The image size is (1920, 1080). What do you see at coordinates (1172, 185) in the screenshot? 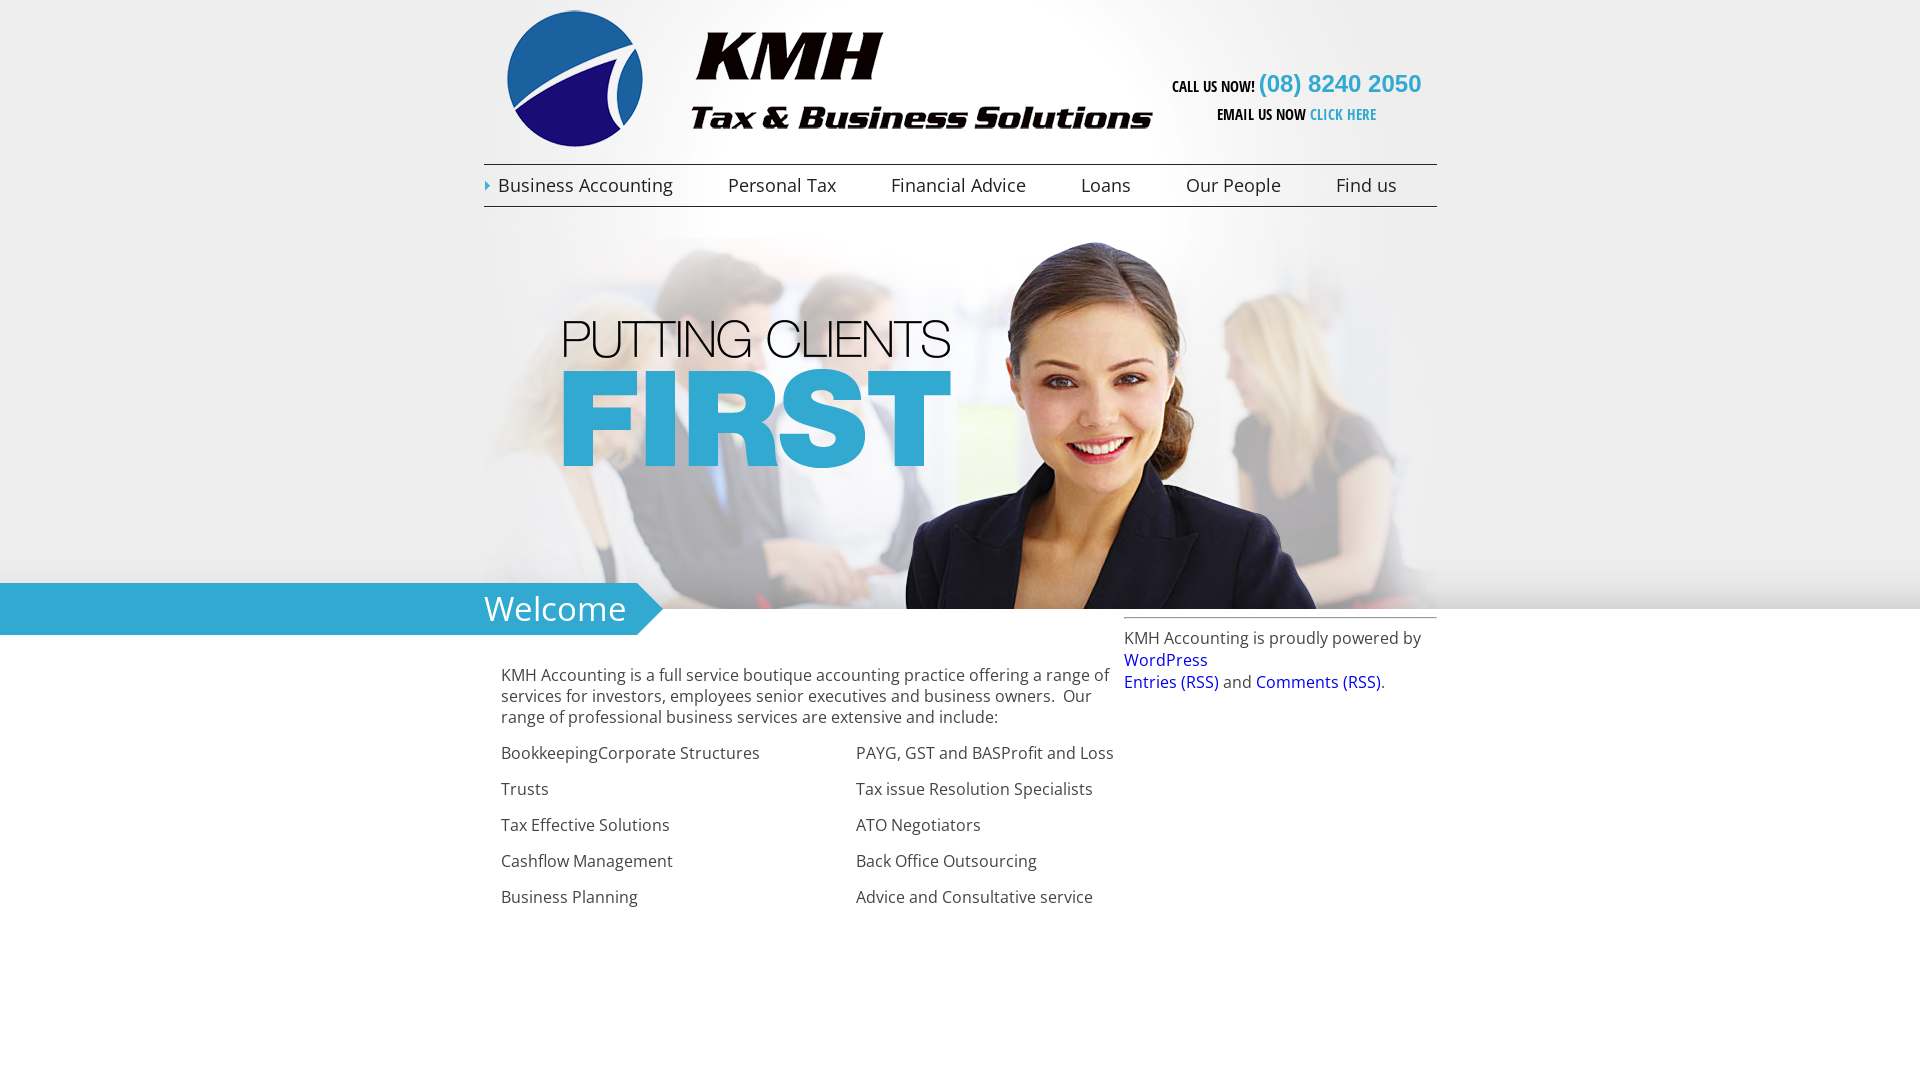
I see `'Our People'` at bounding box center [1172, 185].